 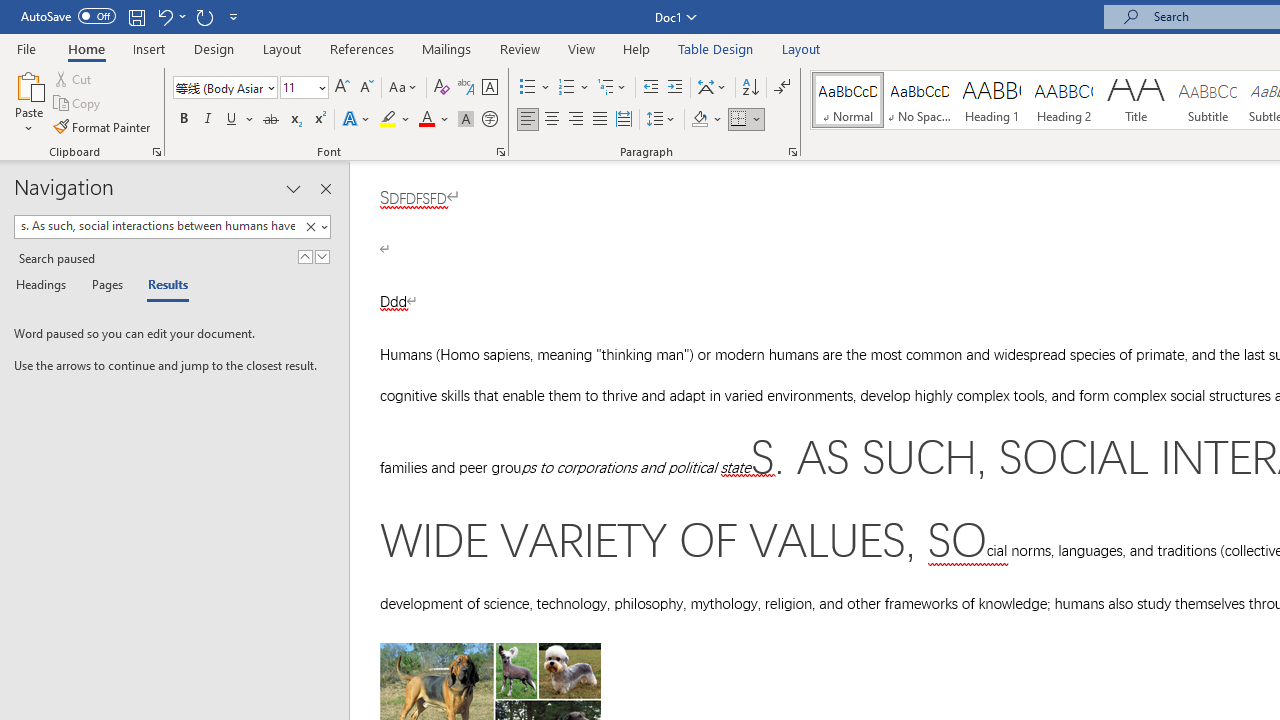 What do you see at coordinates (433, 119) in the screenshot?
I see `'Font Color'` at bounding box center [433, 119].